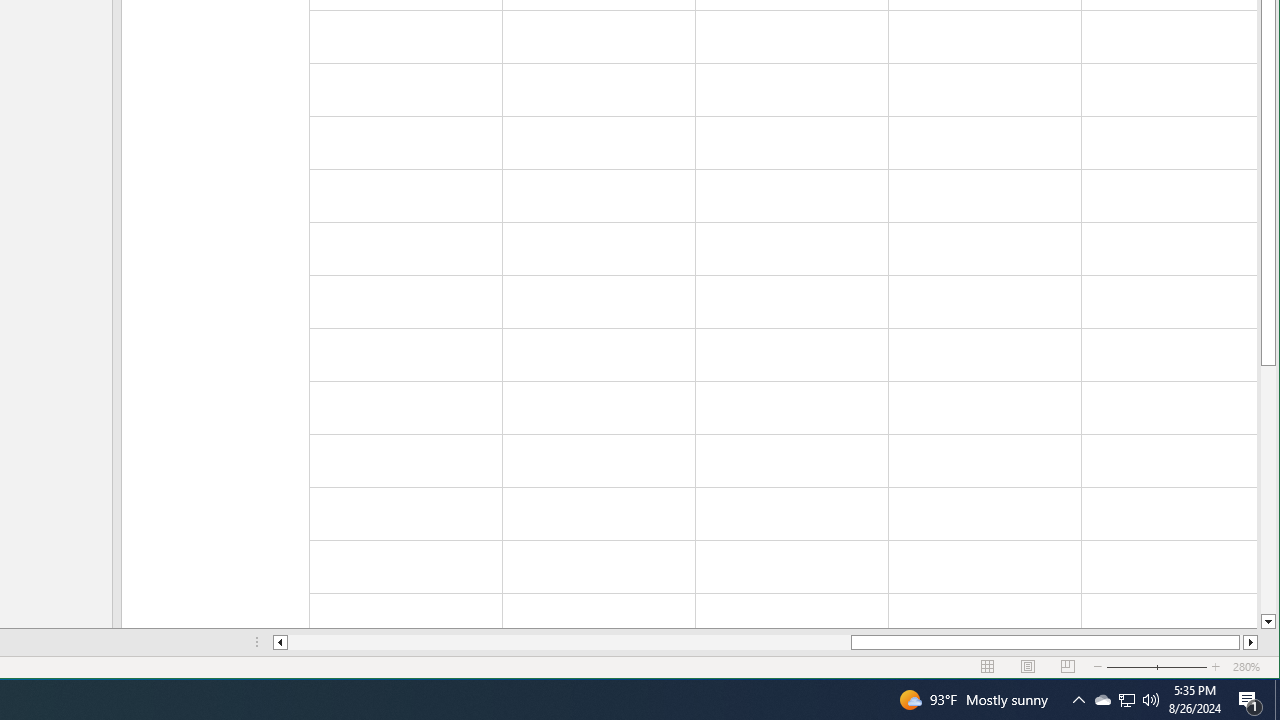 This screenshot has width=1280, height=720. What do you see at coordinates (1250, 642) in the screenshot?
I see `'Column right'` at bounding box center [1250, 642].